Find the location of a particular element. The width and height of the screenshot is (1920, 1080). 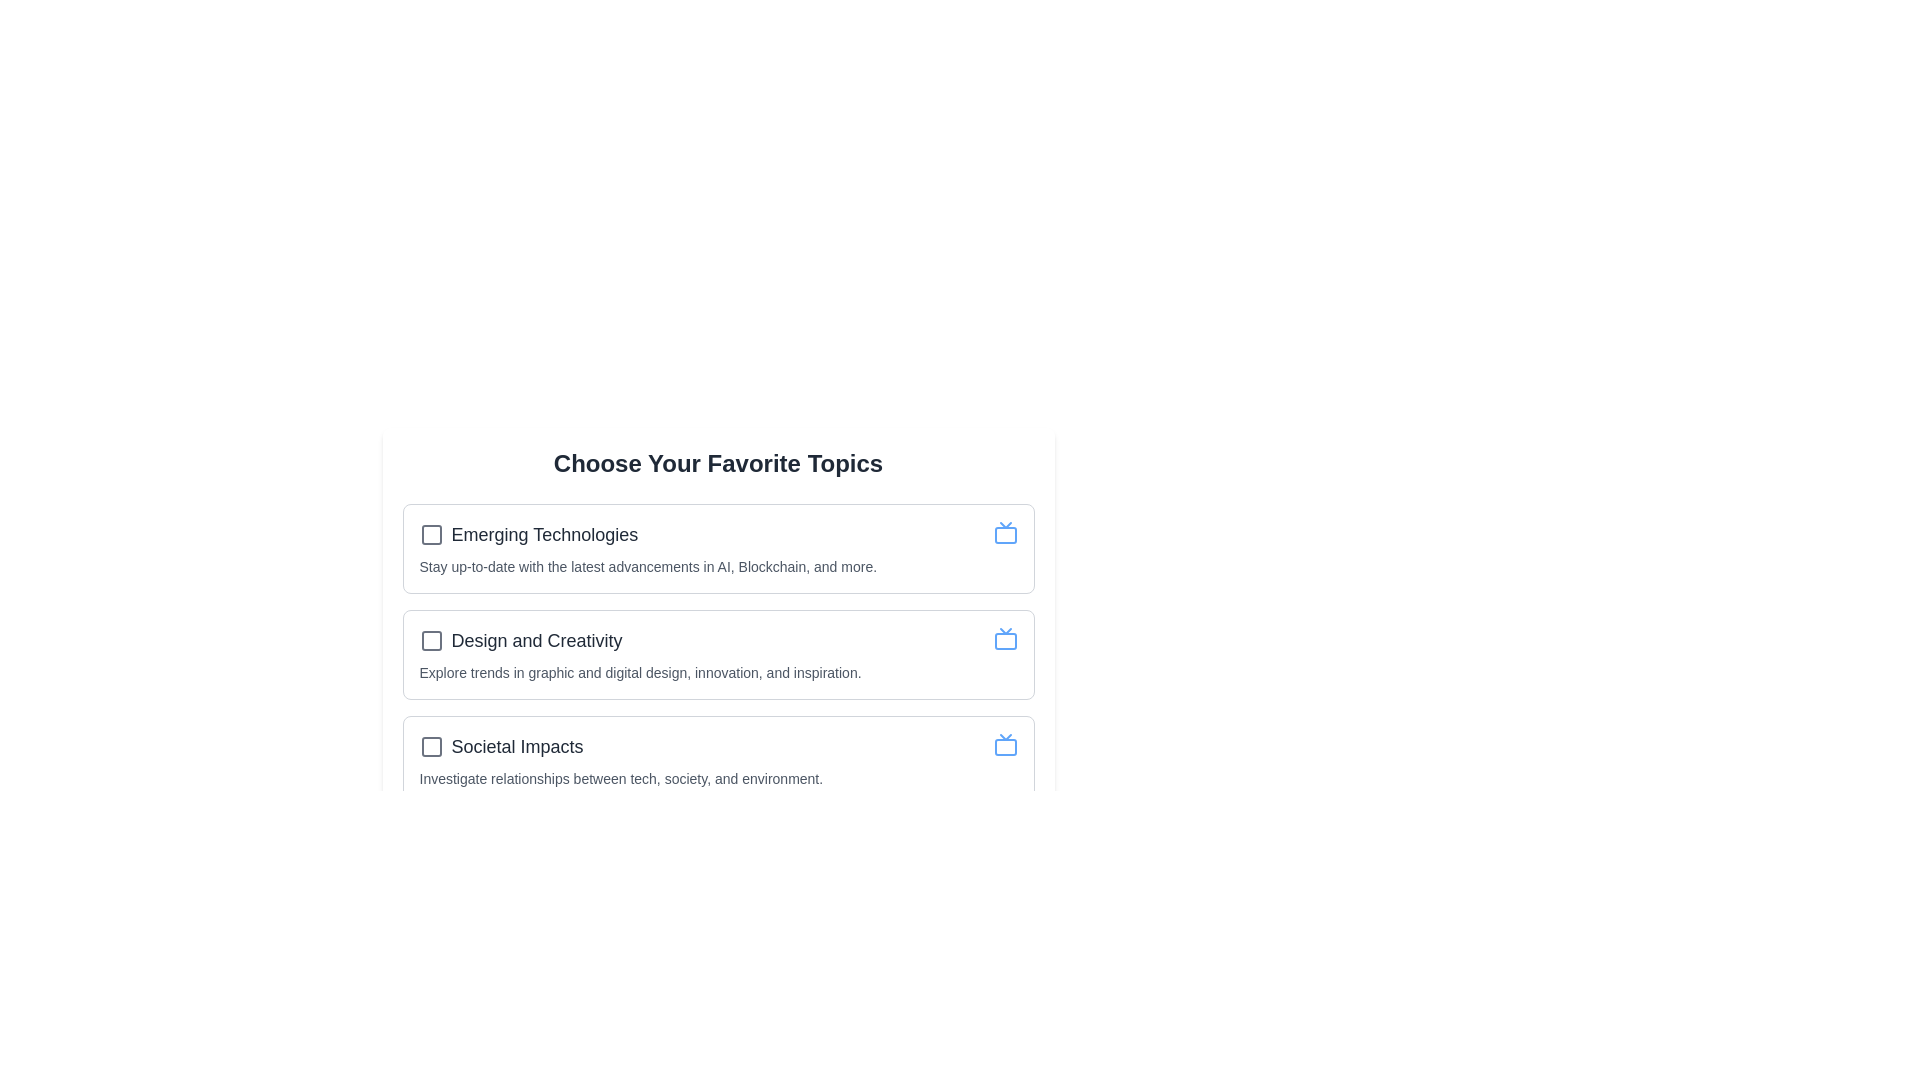

the 'Societal Impacts' icon located to the right of the 'Societal Impacts' label, at the end of the third row in the list under 'Choose Your Favorite Topics' is located at coordinates (1005, 744).